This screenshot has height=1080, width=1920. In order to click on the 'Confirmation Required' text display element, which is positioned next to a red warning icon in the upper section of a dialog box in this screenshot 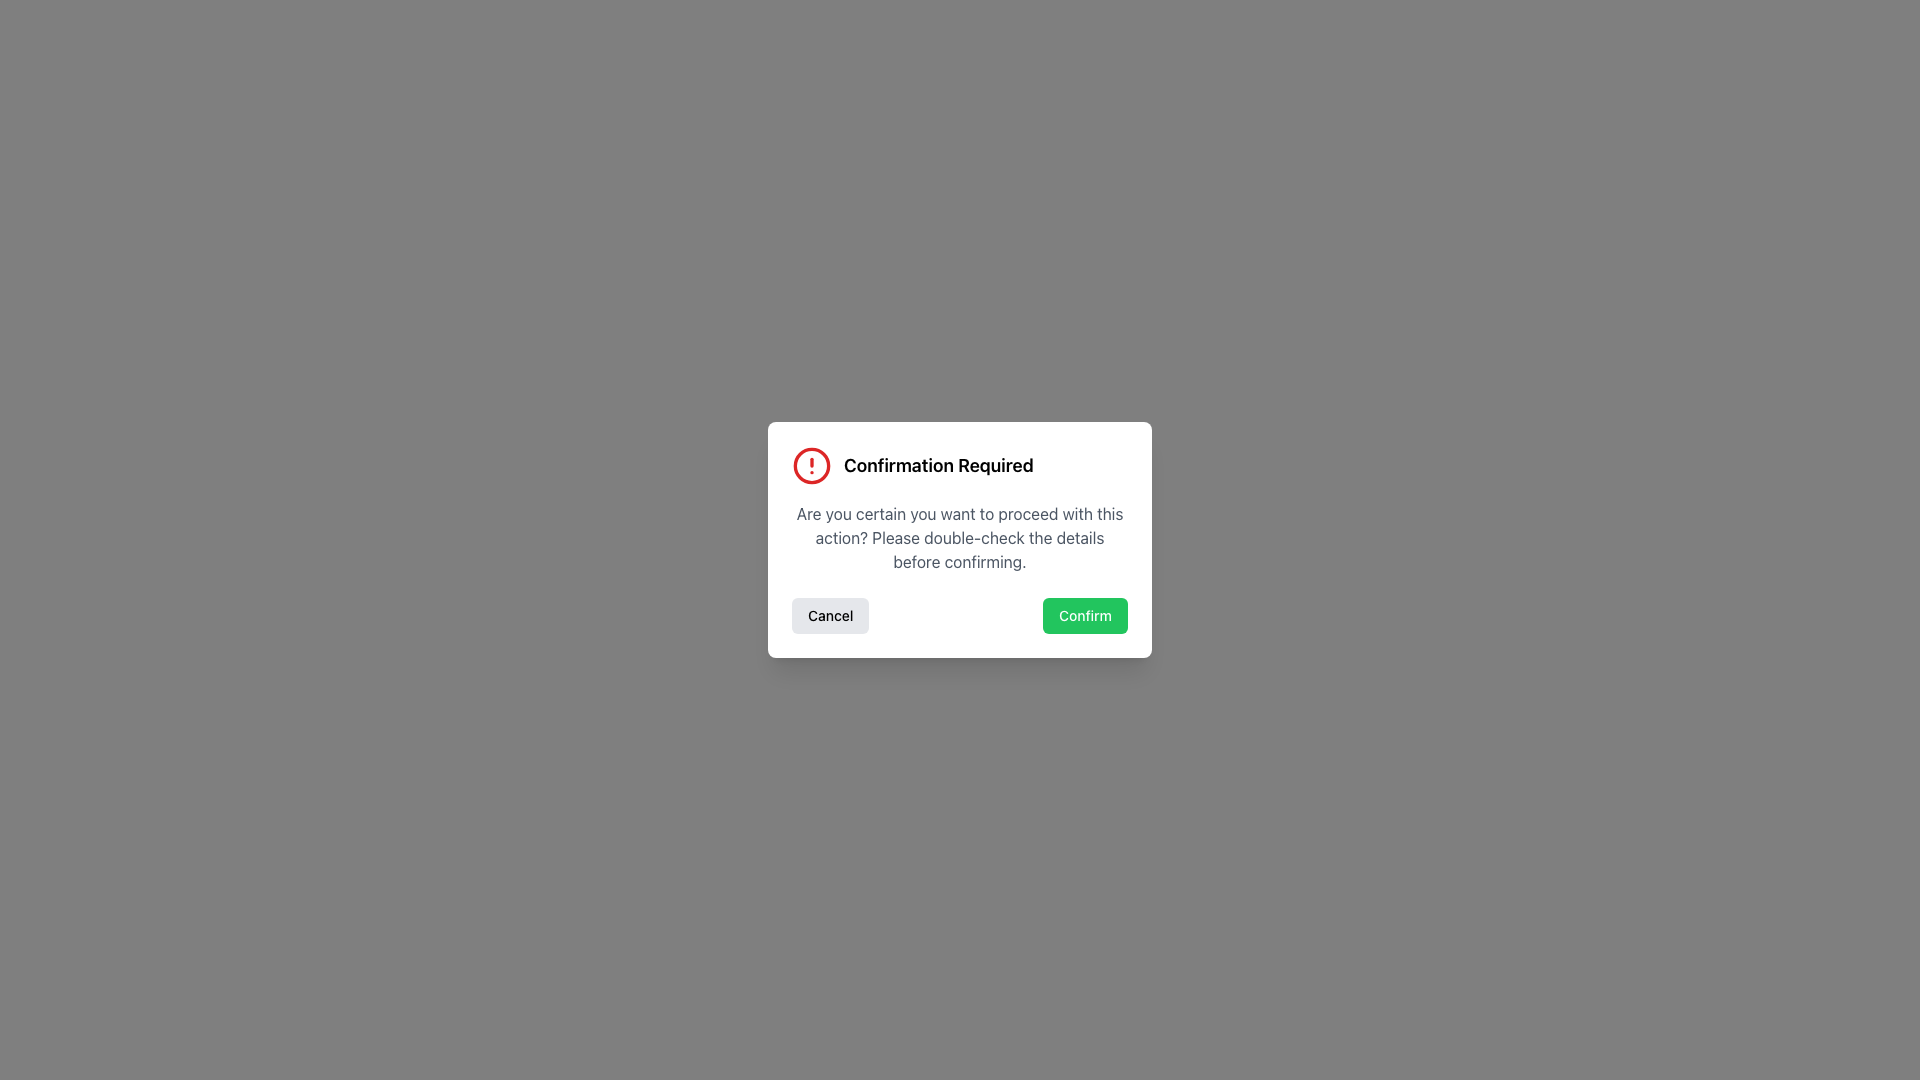, I will do `click(937, 466)`.